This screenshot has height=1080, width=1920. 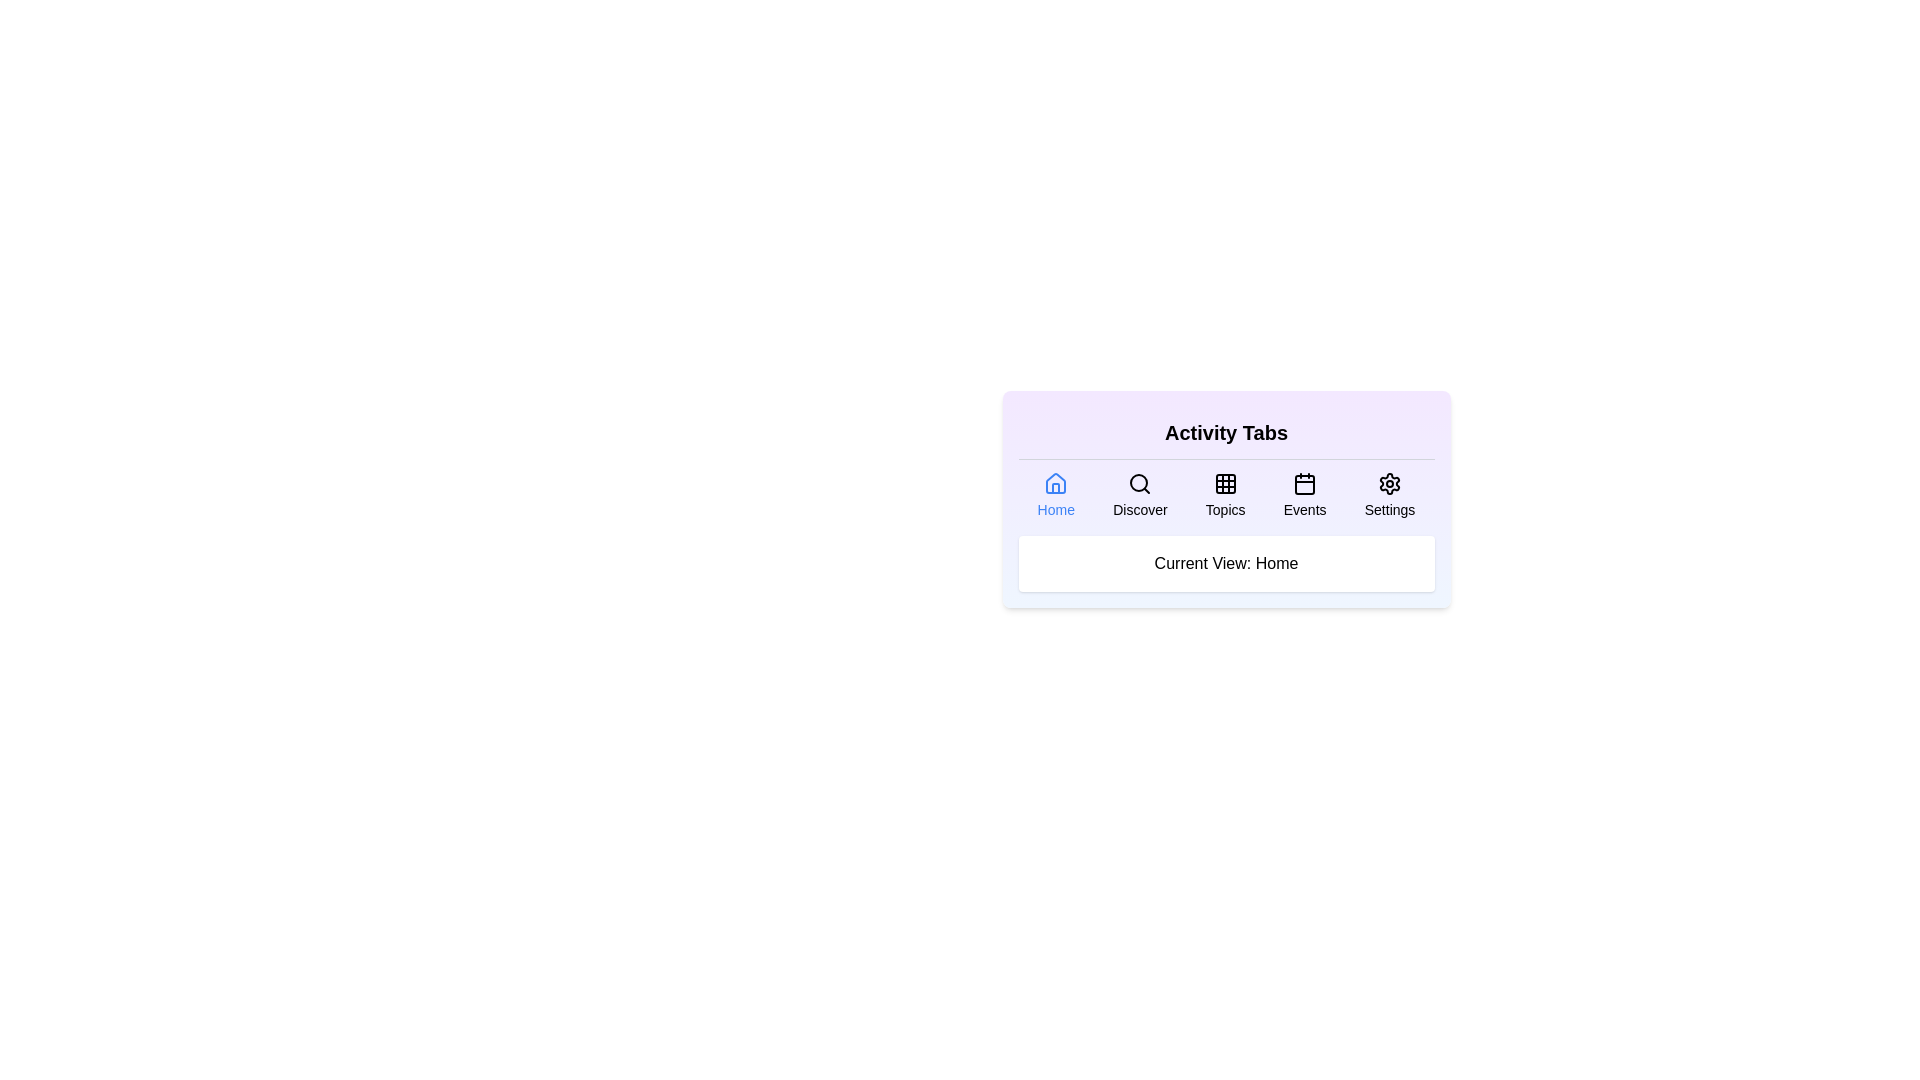 What do you see at coordinates (1389, 495) in the screenshot?
I see `the Settings tab` at bounding box center [1389, 495].